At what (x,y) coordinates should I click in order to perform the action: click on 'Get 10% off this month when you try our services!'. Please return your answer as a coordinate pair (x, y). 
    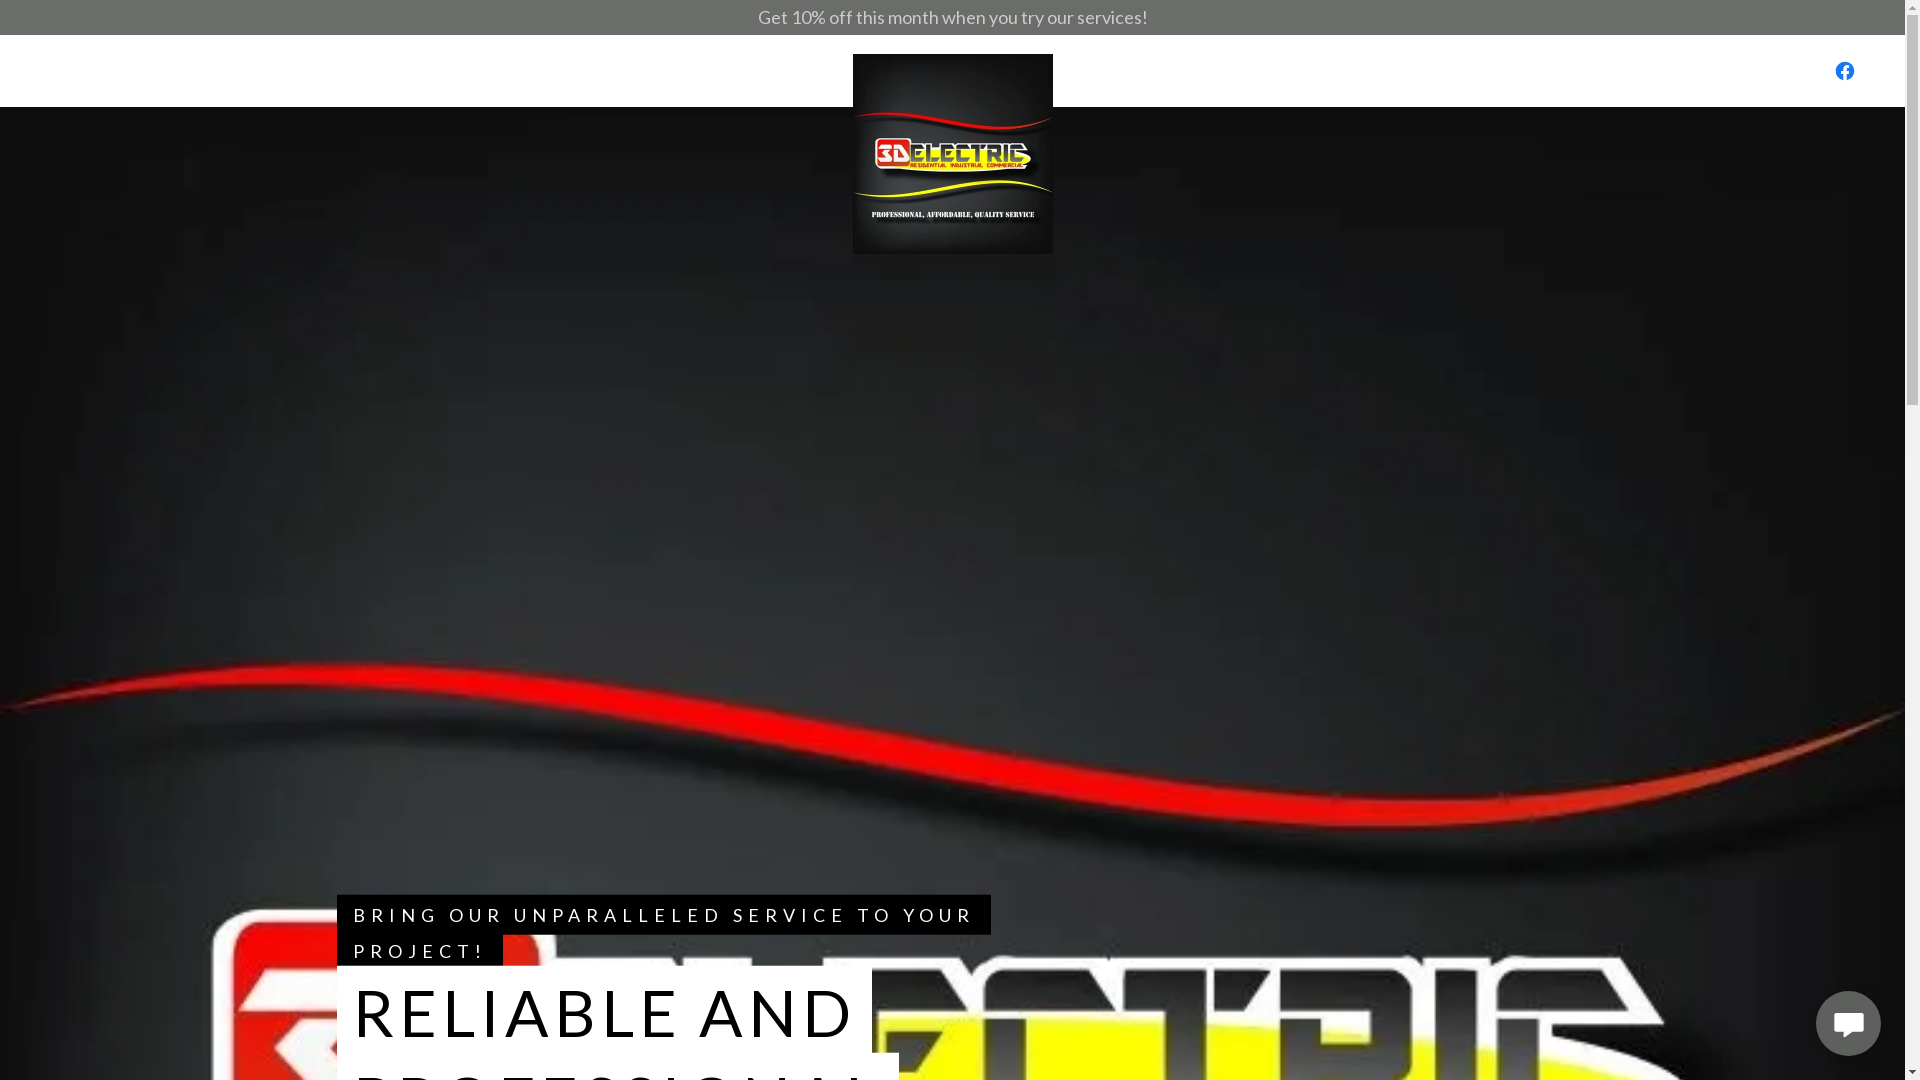
    Looking at the image, I should click on (951, 17).